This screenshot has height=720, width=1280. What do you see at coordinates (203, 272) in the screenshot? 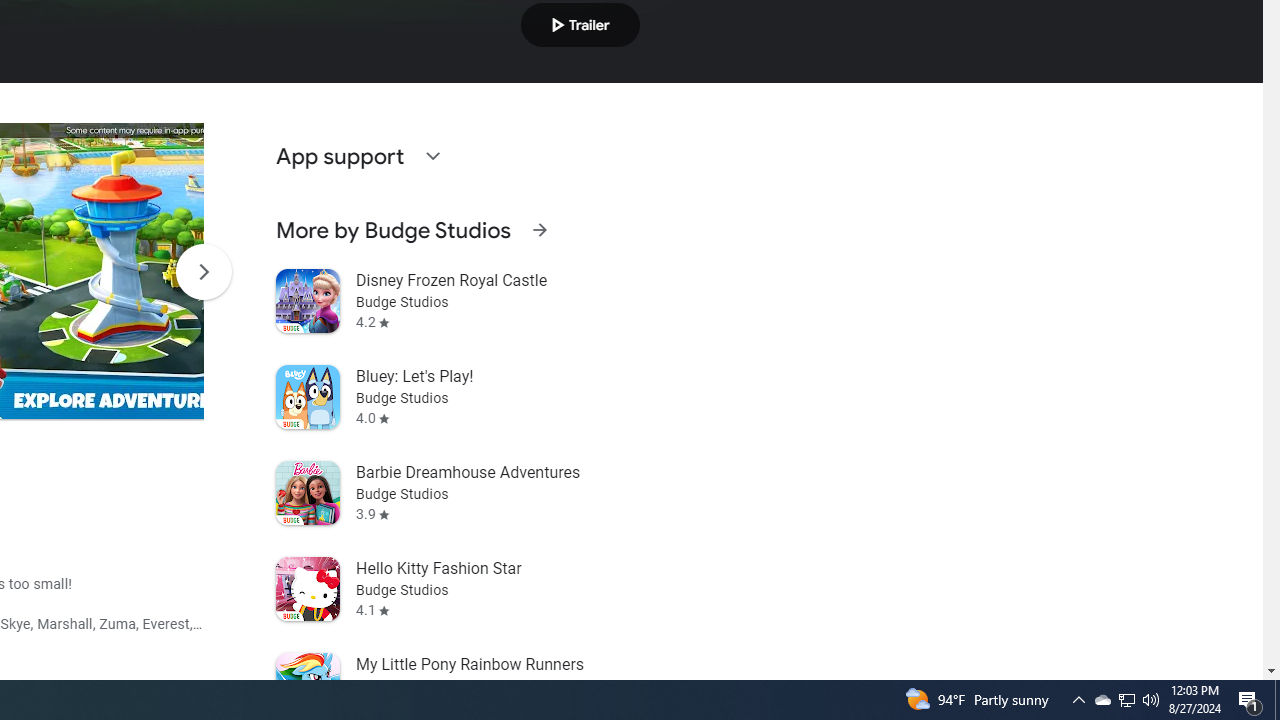
I see `'Scroll Next'` at bounding box center [203, 272].